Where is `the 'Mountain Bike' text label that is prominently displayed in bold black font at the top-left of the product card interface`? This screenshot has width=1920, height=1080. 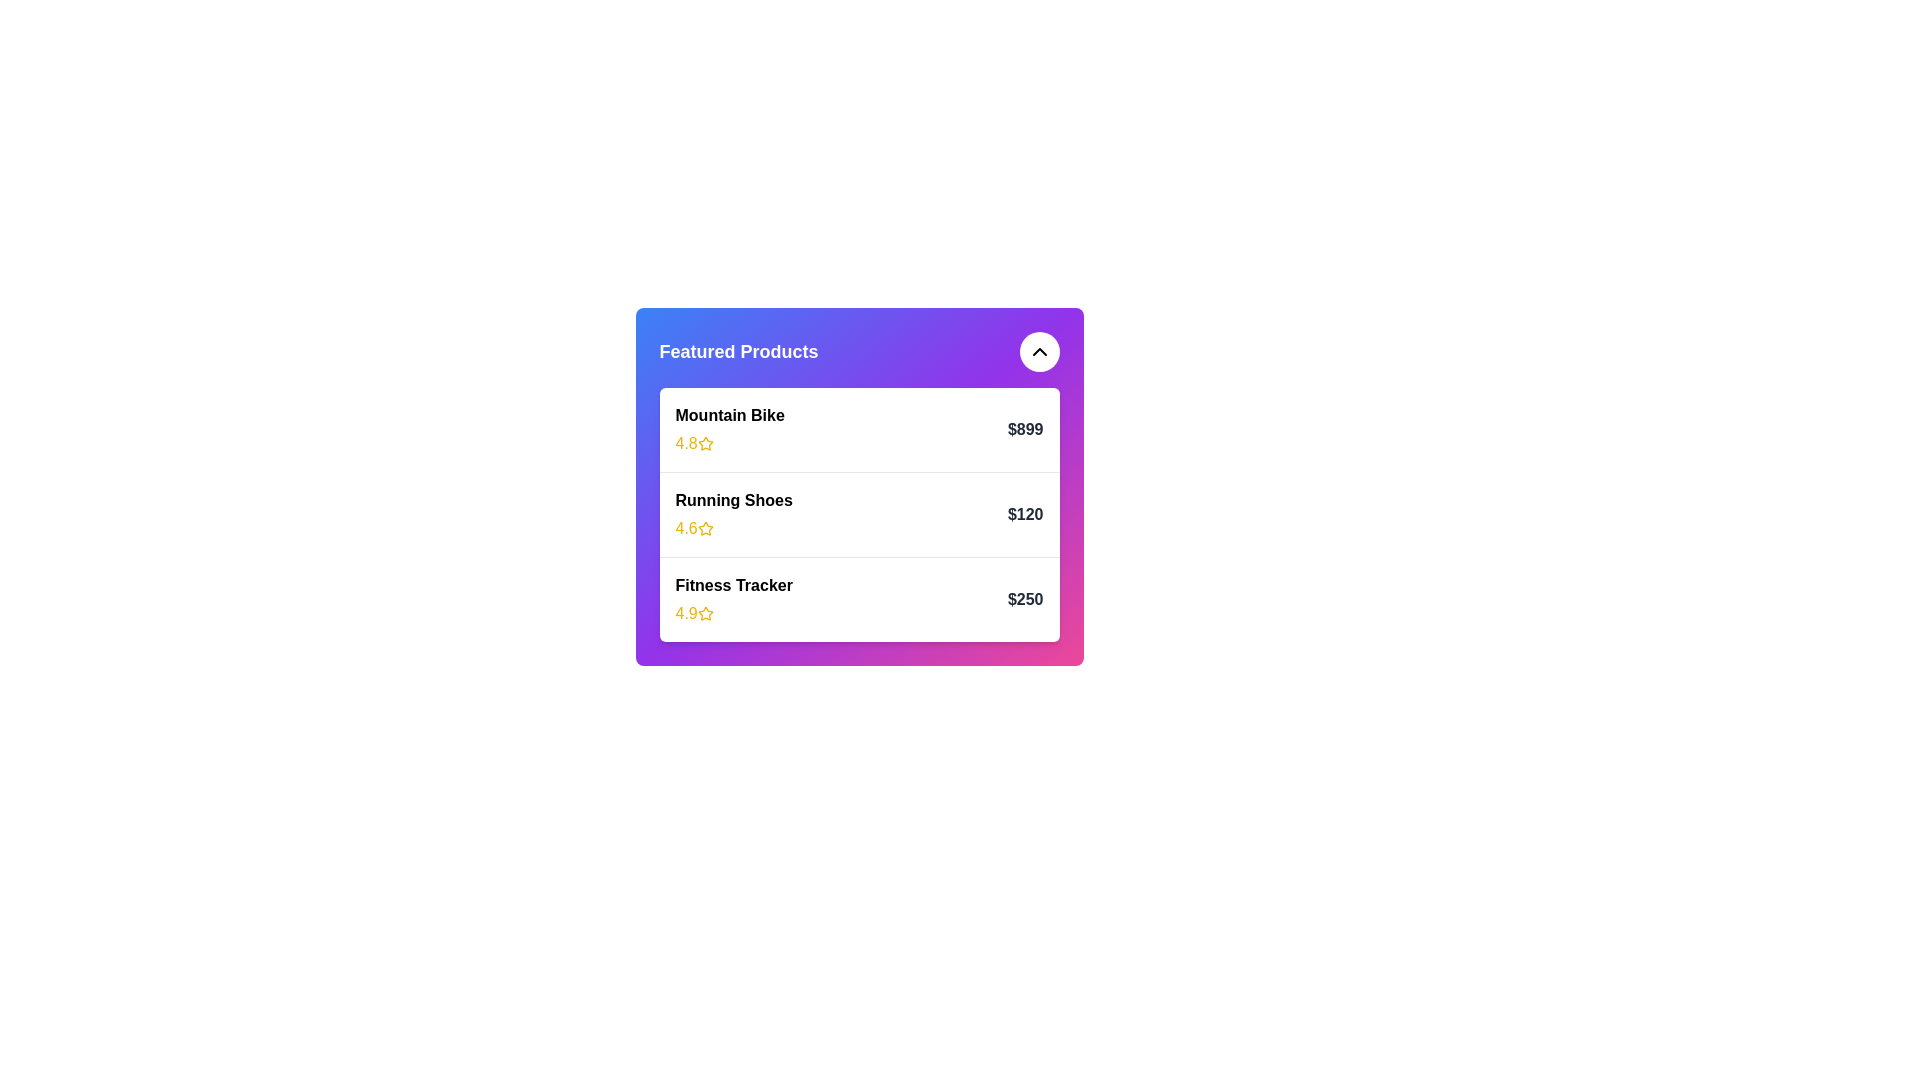
the 'Mountain Bike' text label that is prominently displayed in bold black font at the top-left of the product card interface is located at coordinates (729, 415).